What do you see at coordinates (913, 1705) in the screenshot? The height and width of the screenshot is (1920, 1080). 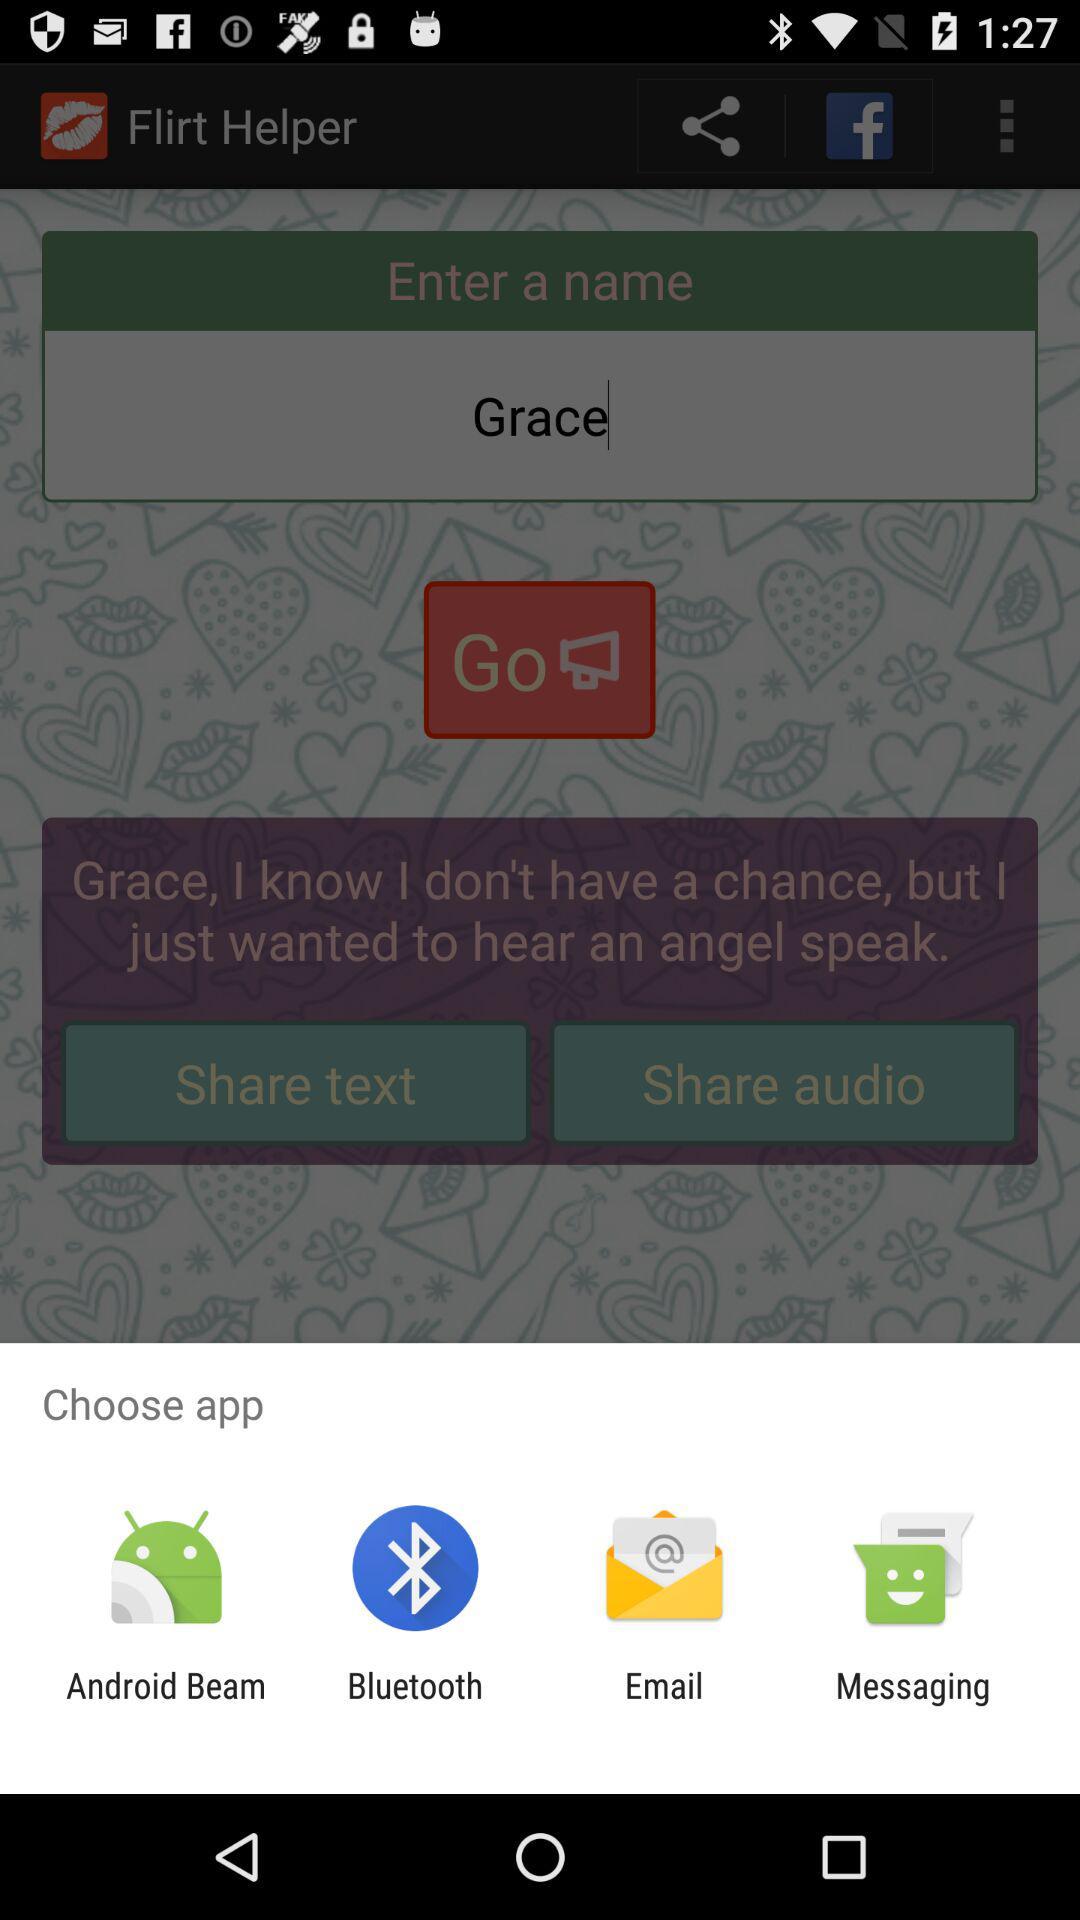 I see `app next to the email icon` at bounding box center [913, 1705].